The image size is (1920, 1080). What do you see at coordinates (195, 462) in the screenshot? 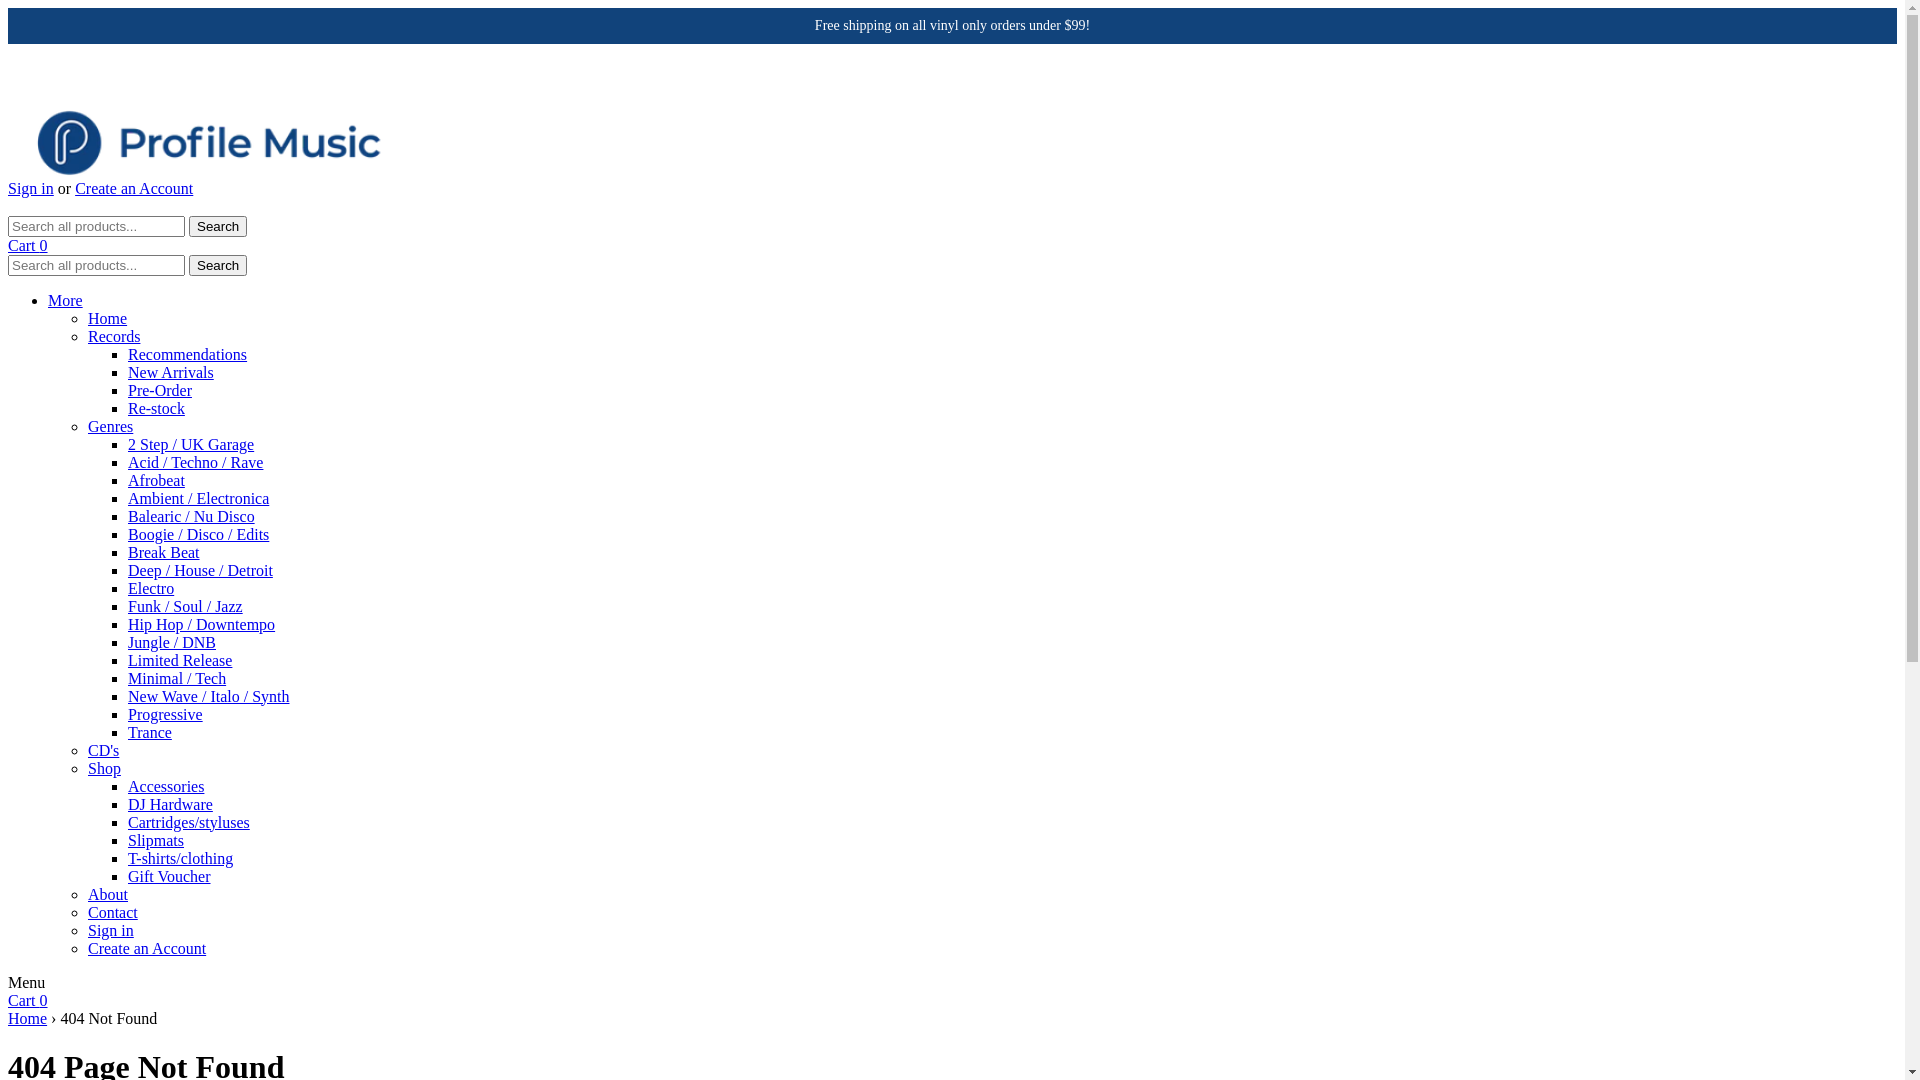
I see `'Acid / Techno / Rave'` at bounding box center [195, 462].